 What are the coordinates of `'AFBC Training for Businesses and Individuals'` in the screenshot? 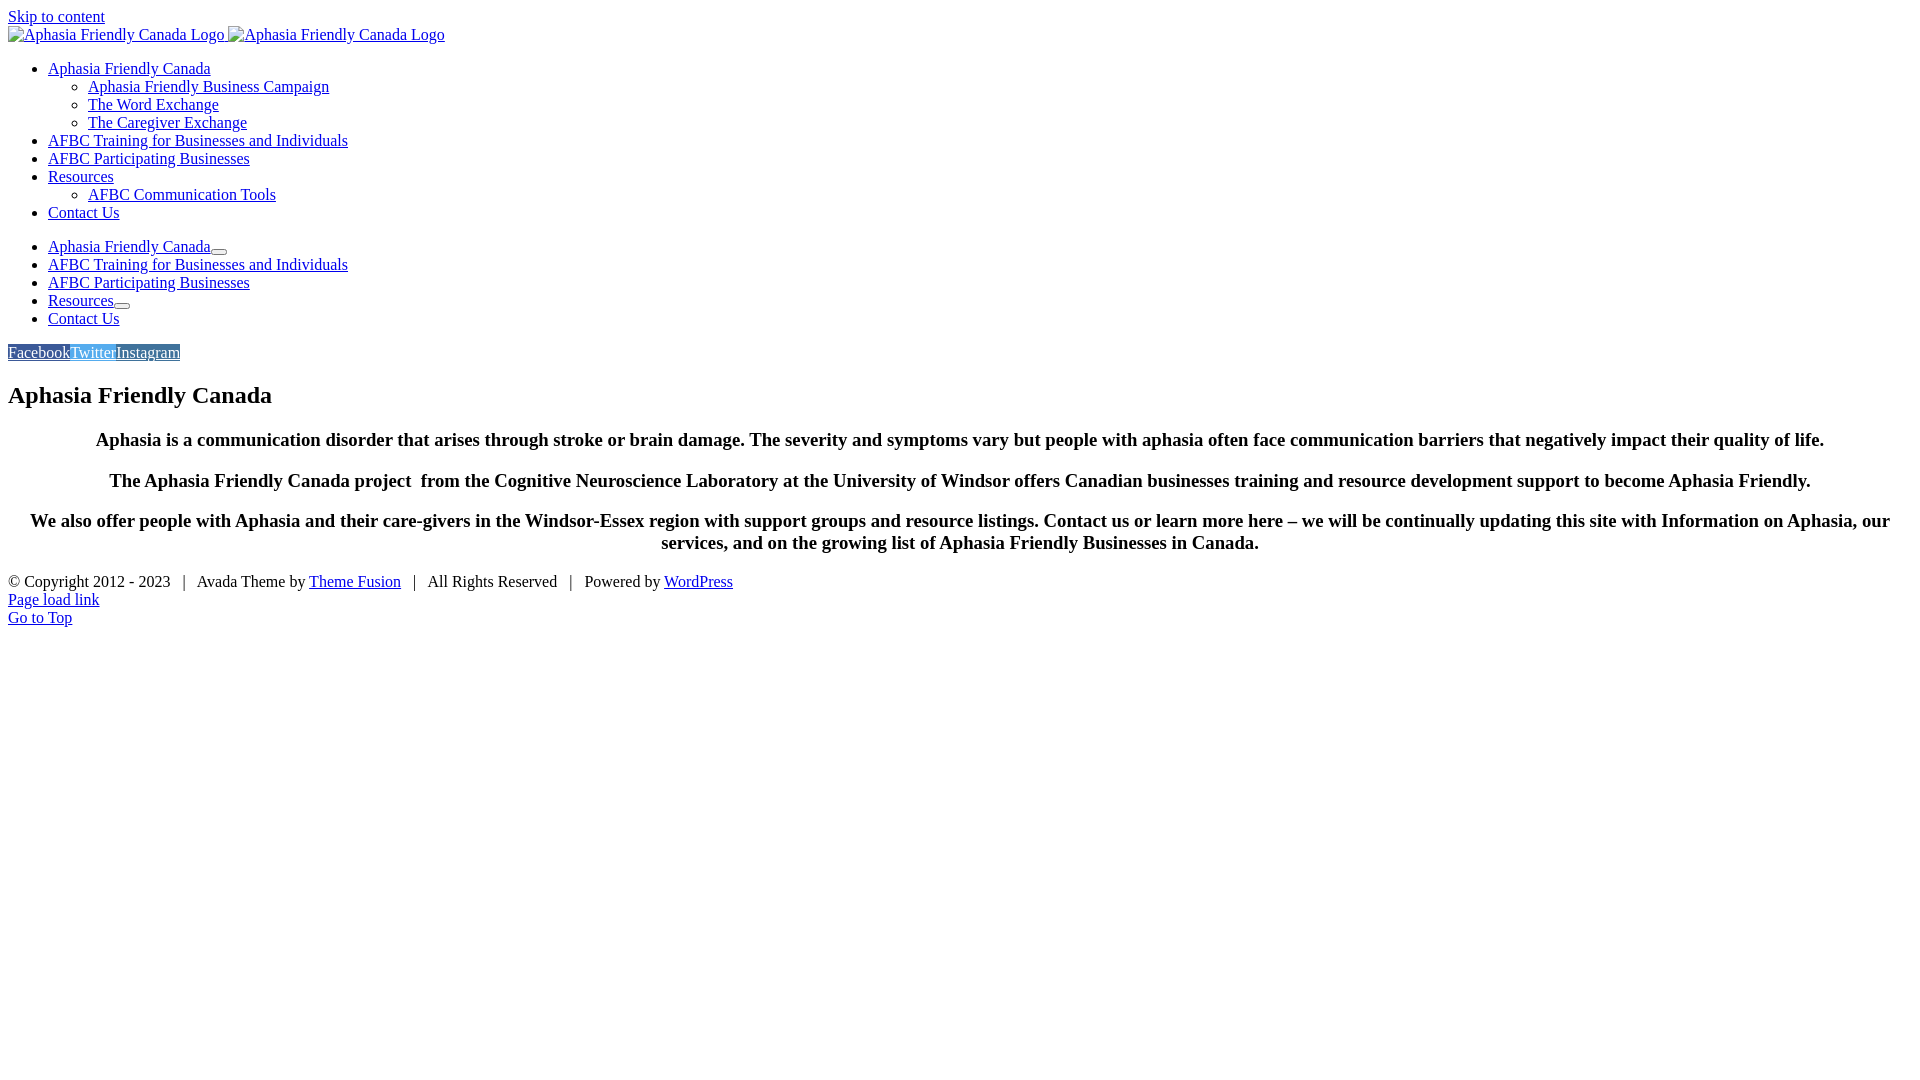 It's located at (197, 263).